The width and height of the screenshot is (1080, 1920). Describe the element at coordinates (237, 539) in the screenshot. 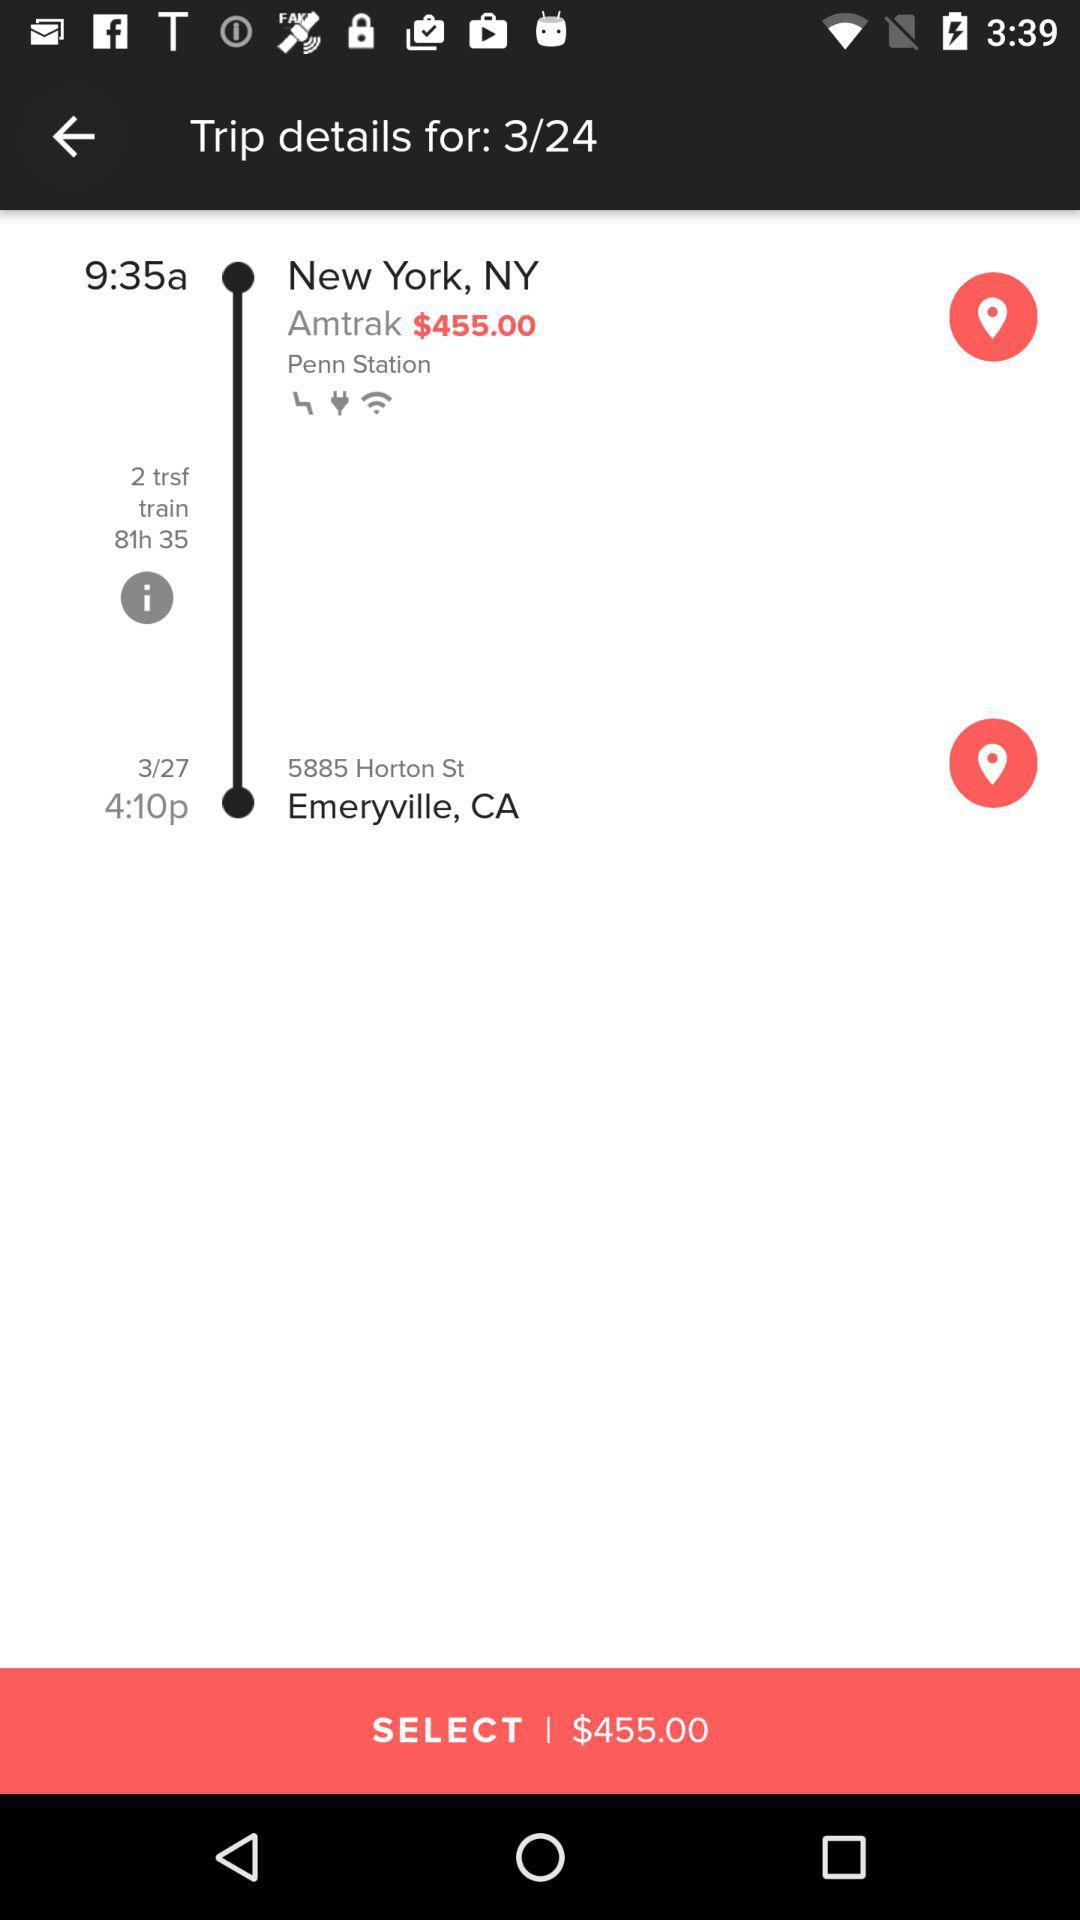

I see `icon to the right of the 9:35a icon` at that location.